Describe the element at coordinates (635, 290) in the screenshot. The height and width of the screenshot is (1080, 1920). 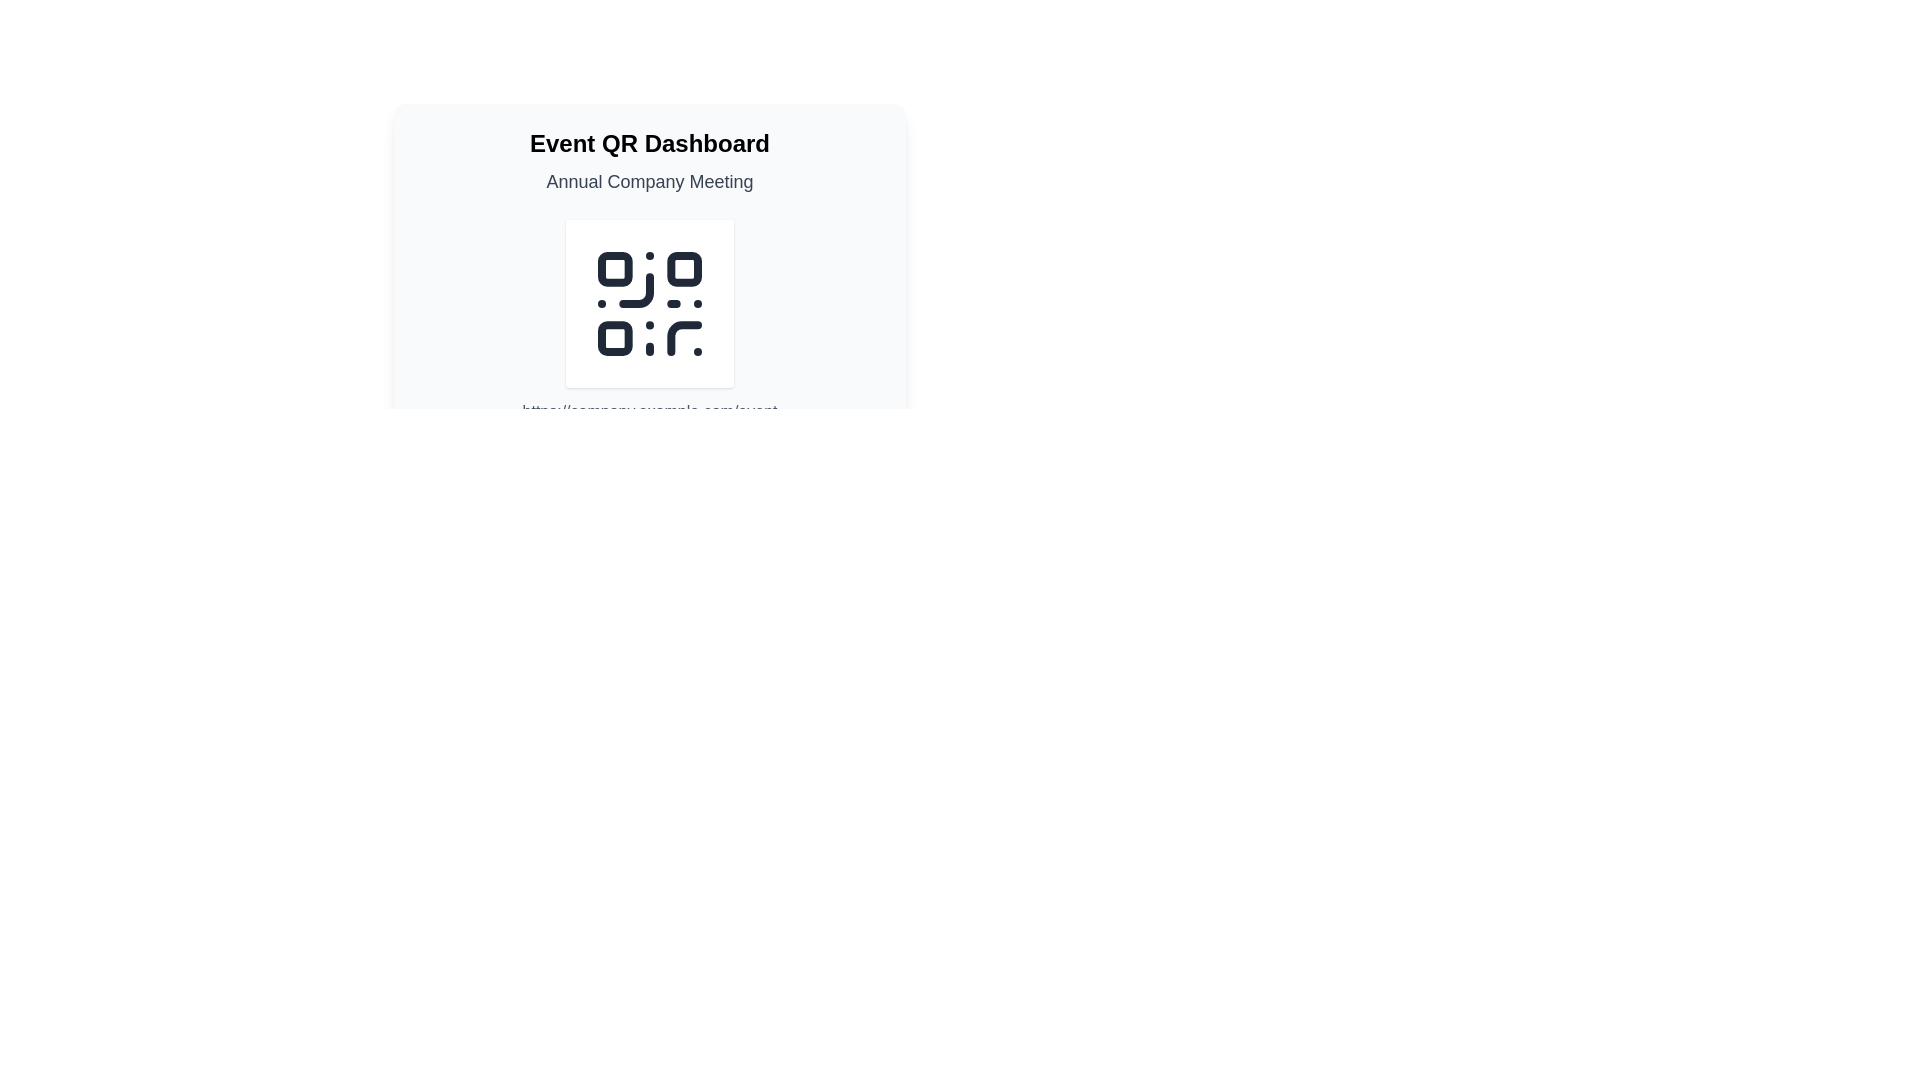
I see `the curved line segment of the QR code graphic, specifically located in the upper-left quadrant of the code's middle section` at that location.